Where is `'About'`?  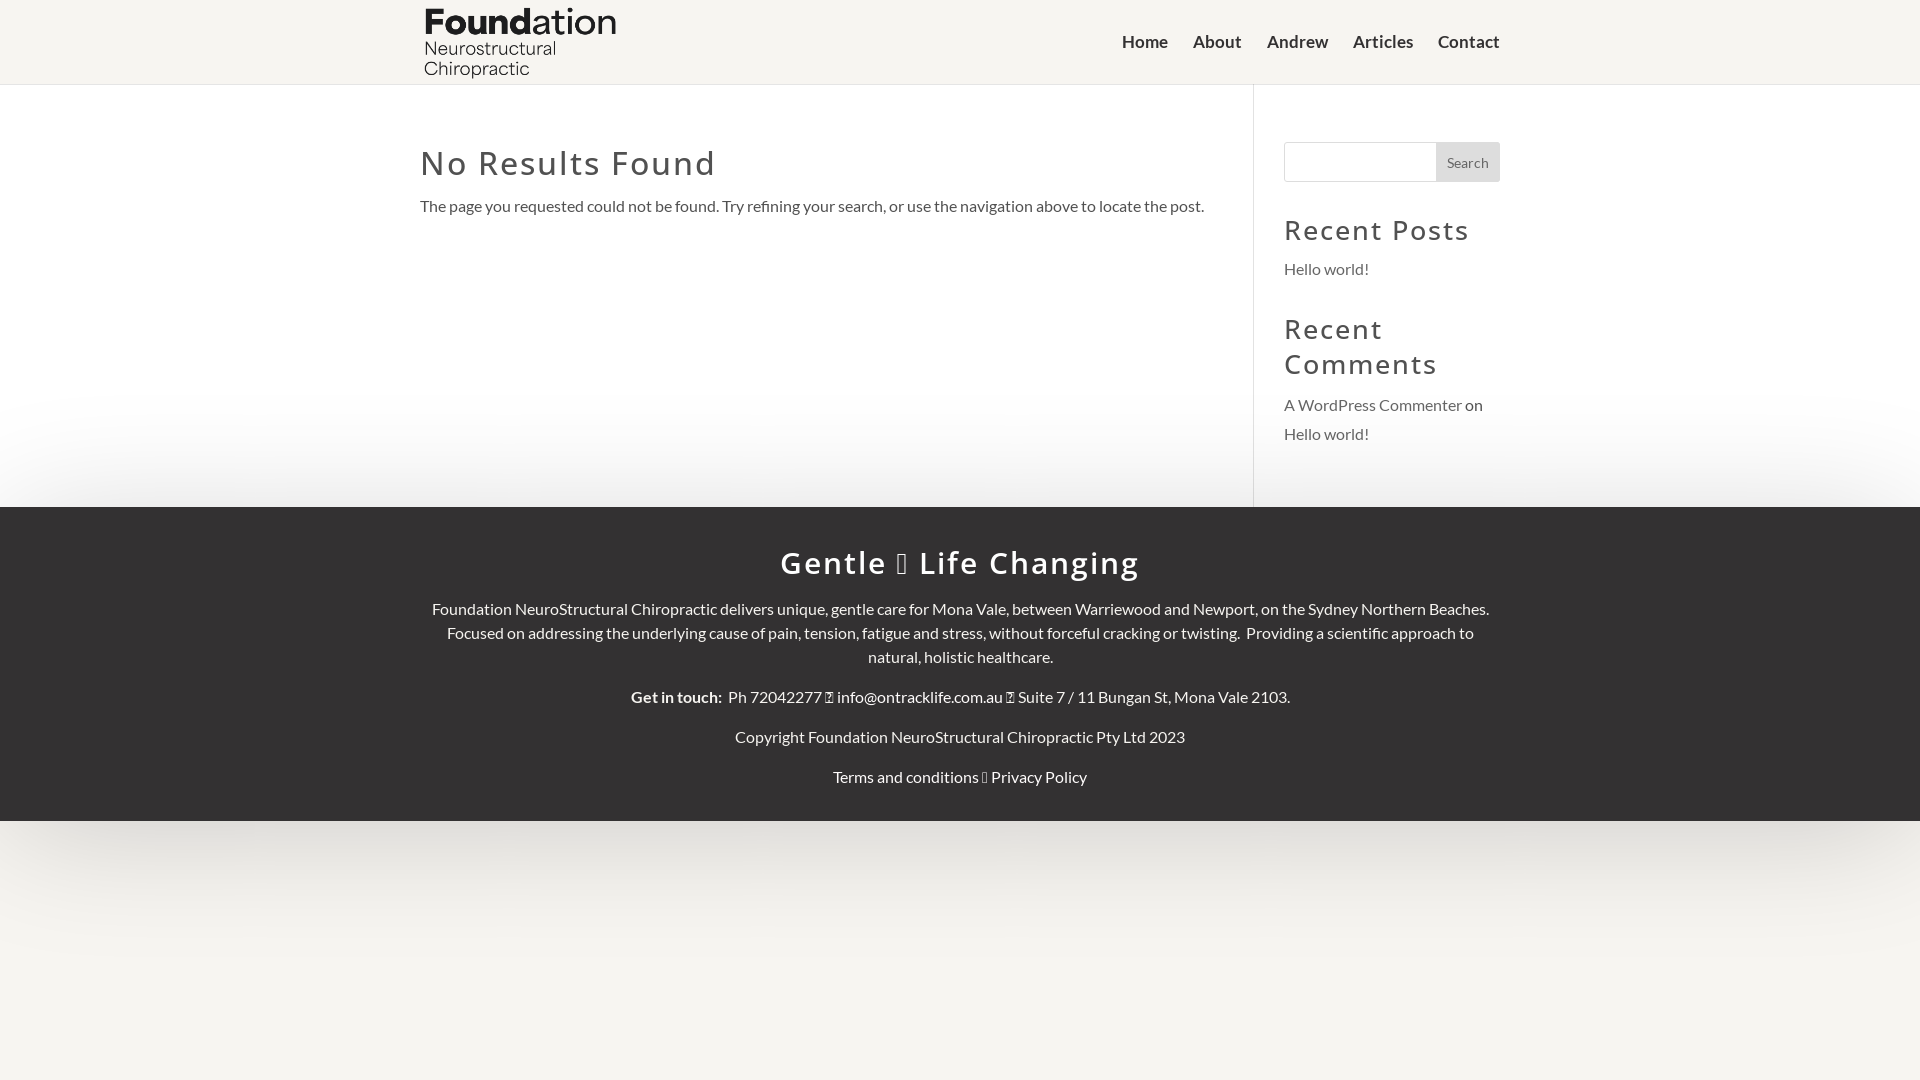 'About' is located at coordinates (1216, 58).